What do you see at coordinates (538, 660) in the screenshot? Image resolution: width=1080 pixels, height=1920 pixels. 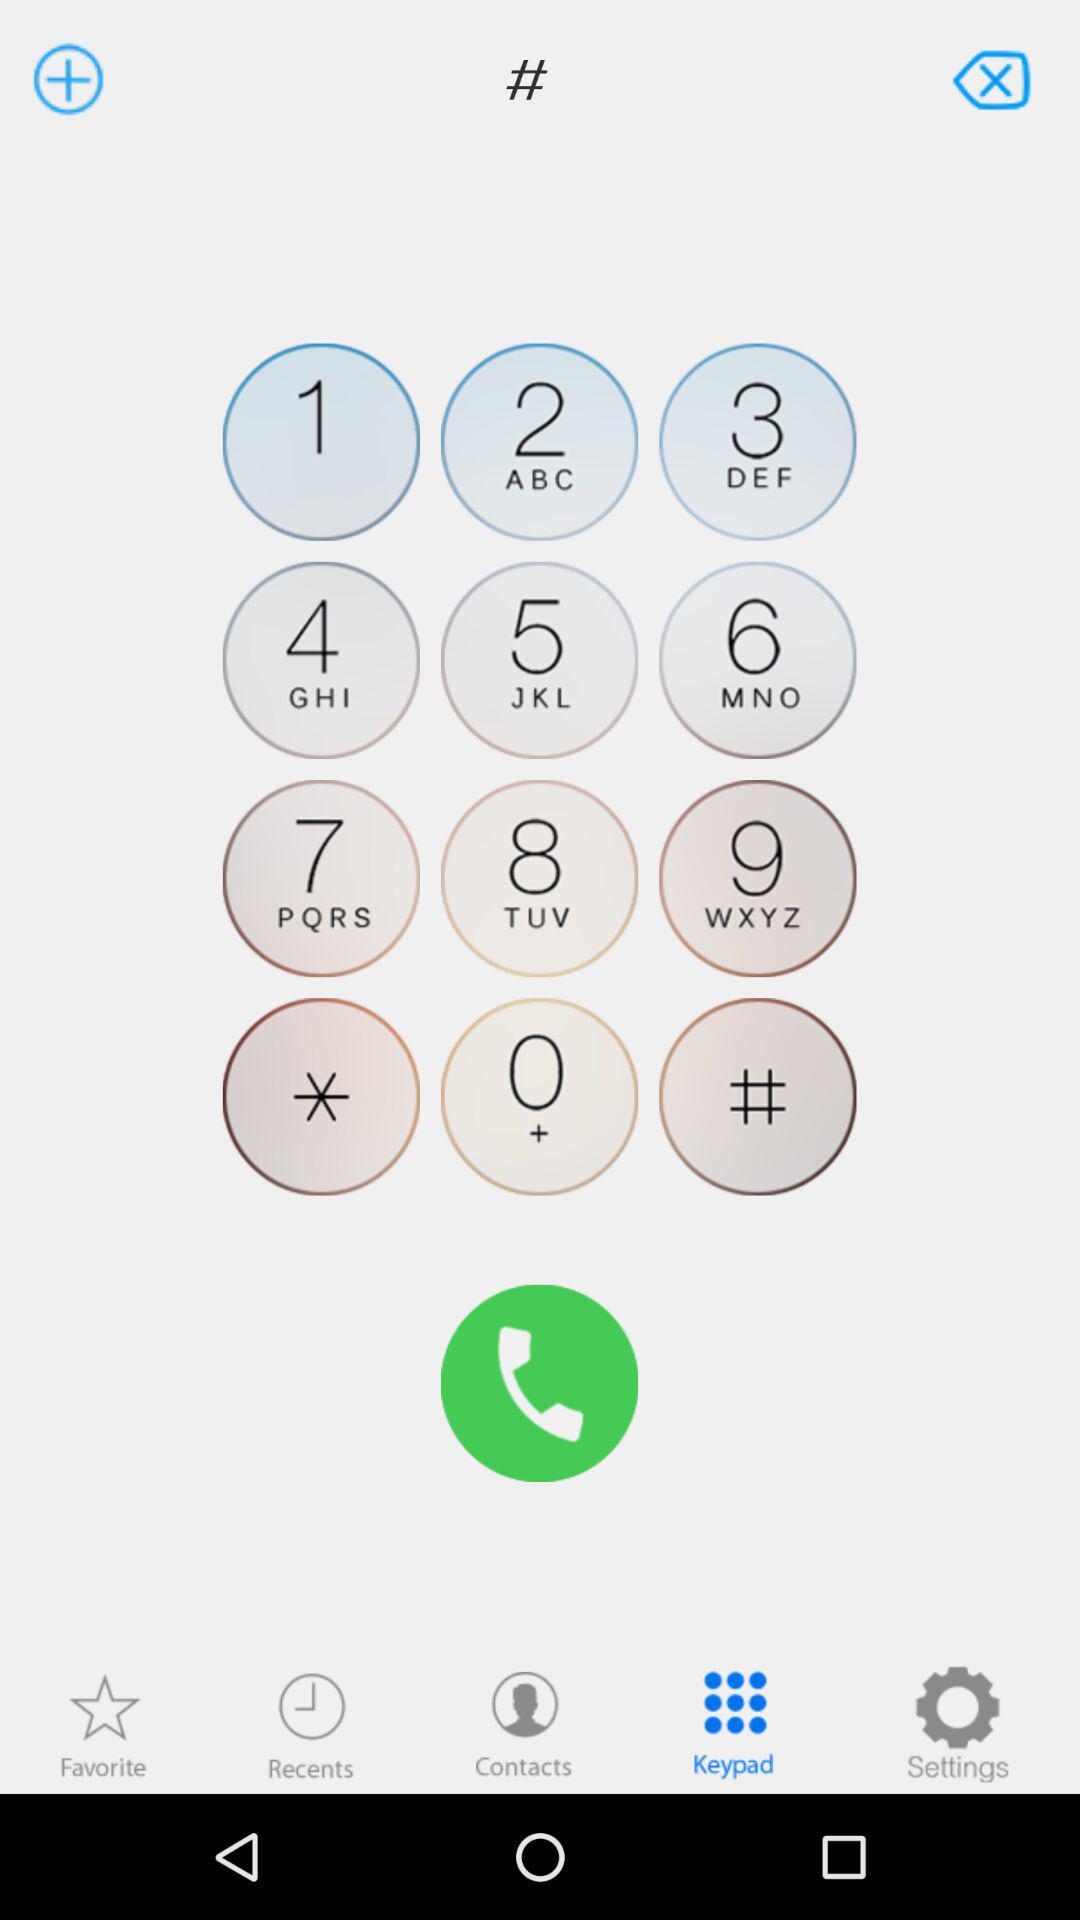 I see `phone number` at bounding box center [538, 660].